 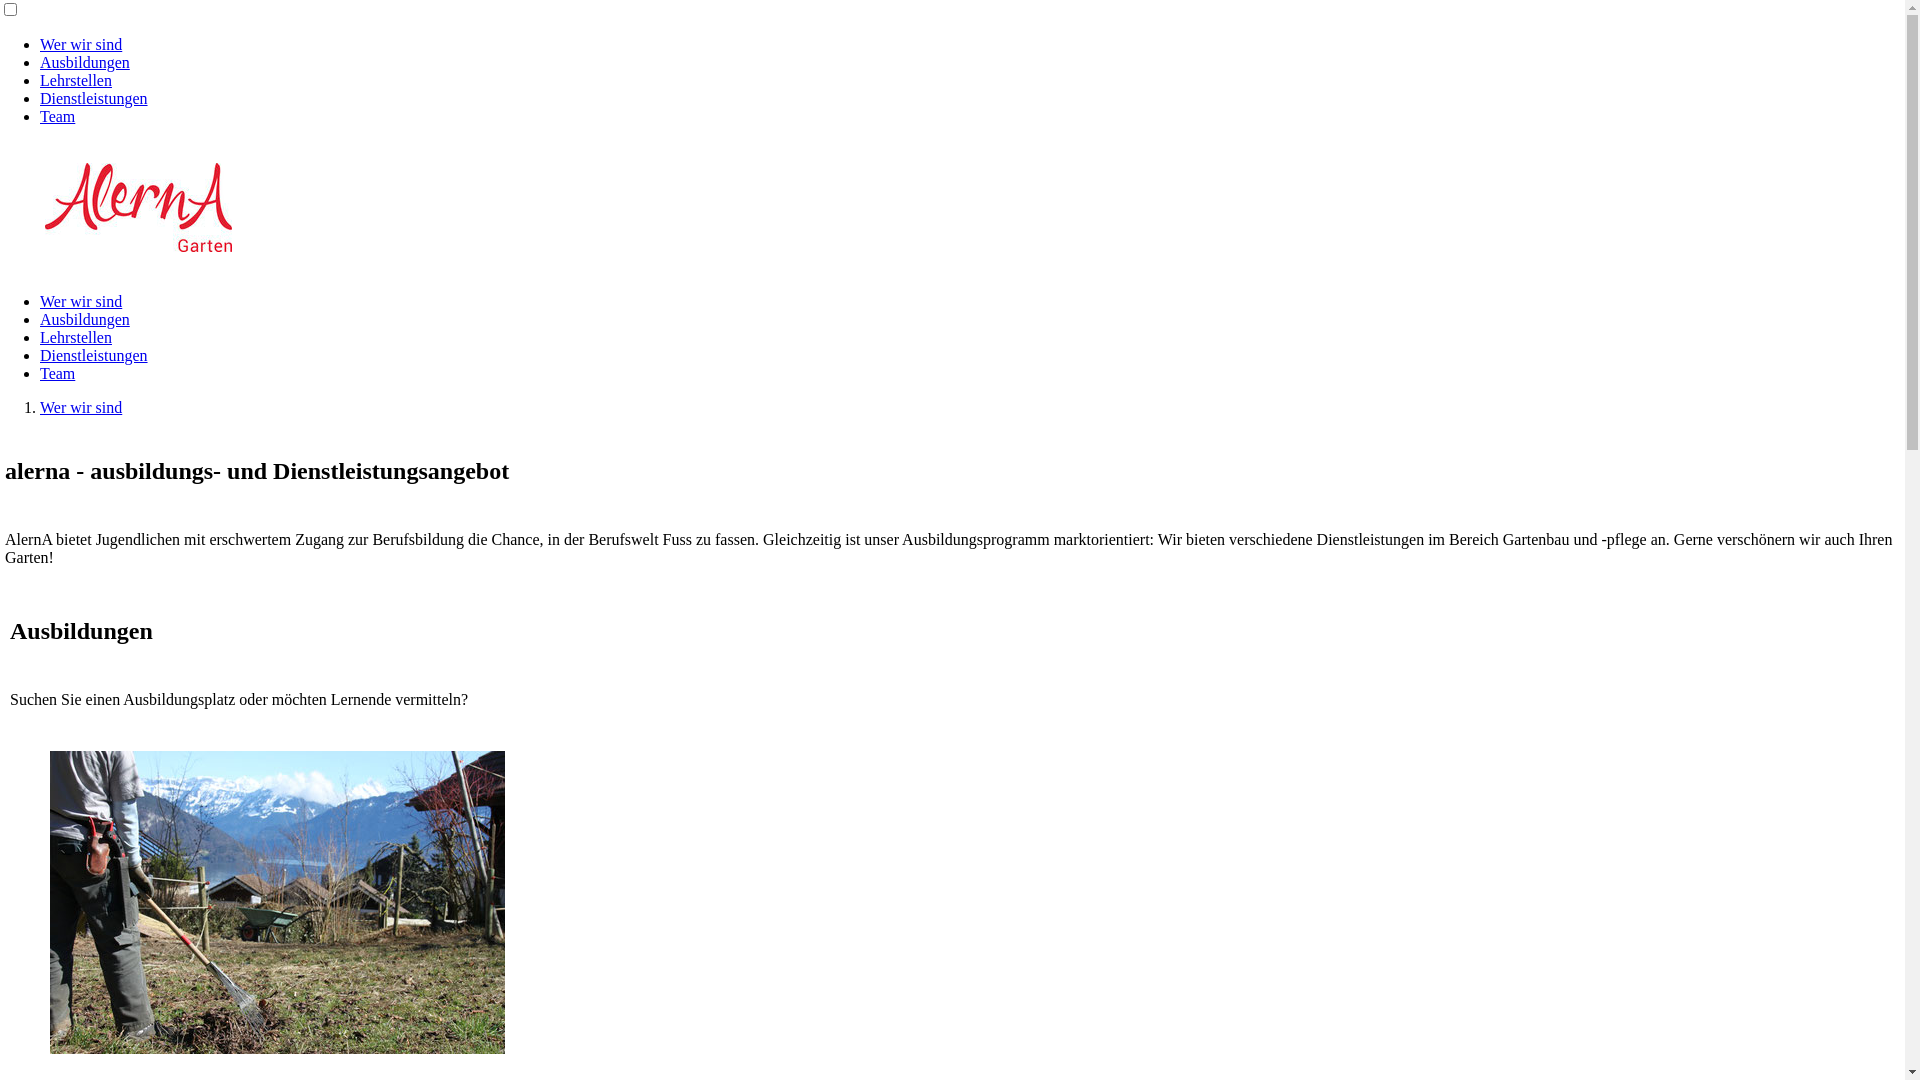 What do you see at coordinates (57, 373) in the screenshot?
I see `'Team'` at bounding box center [57, 373].